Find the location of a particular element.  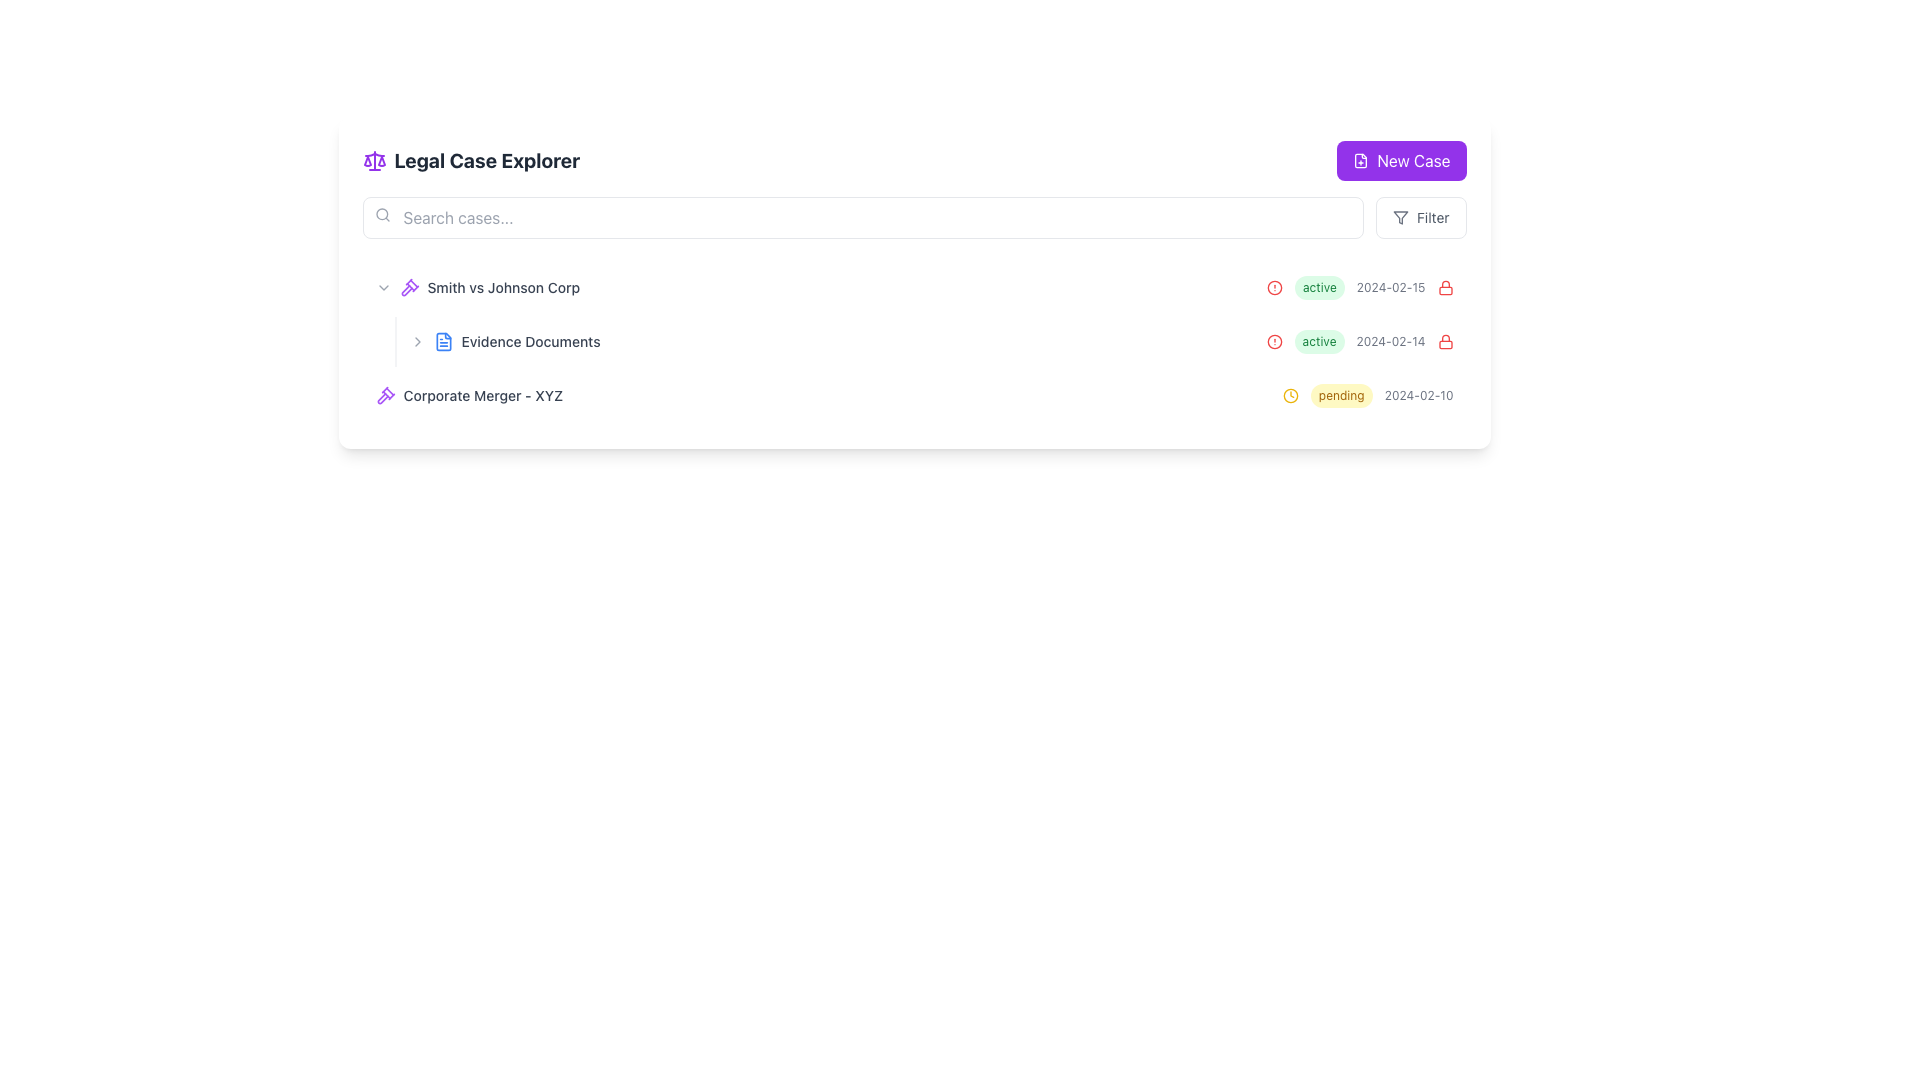

the yellow circular clock icon located near the 'pending' status label and the '2024-02-10' date, which represents the associated status or information is located at coordinates (1290, 396).